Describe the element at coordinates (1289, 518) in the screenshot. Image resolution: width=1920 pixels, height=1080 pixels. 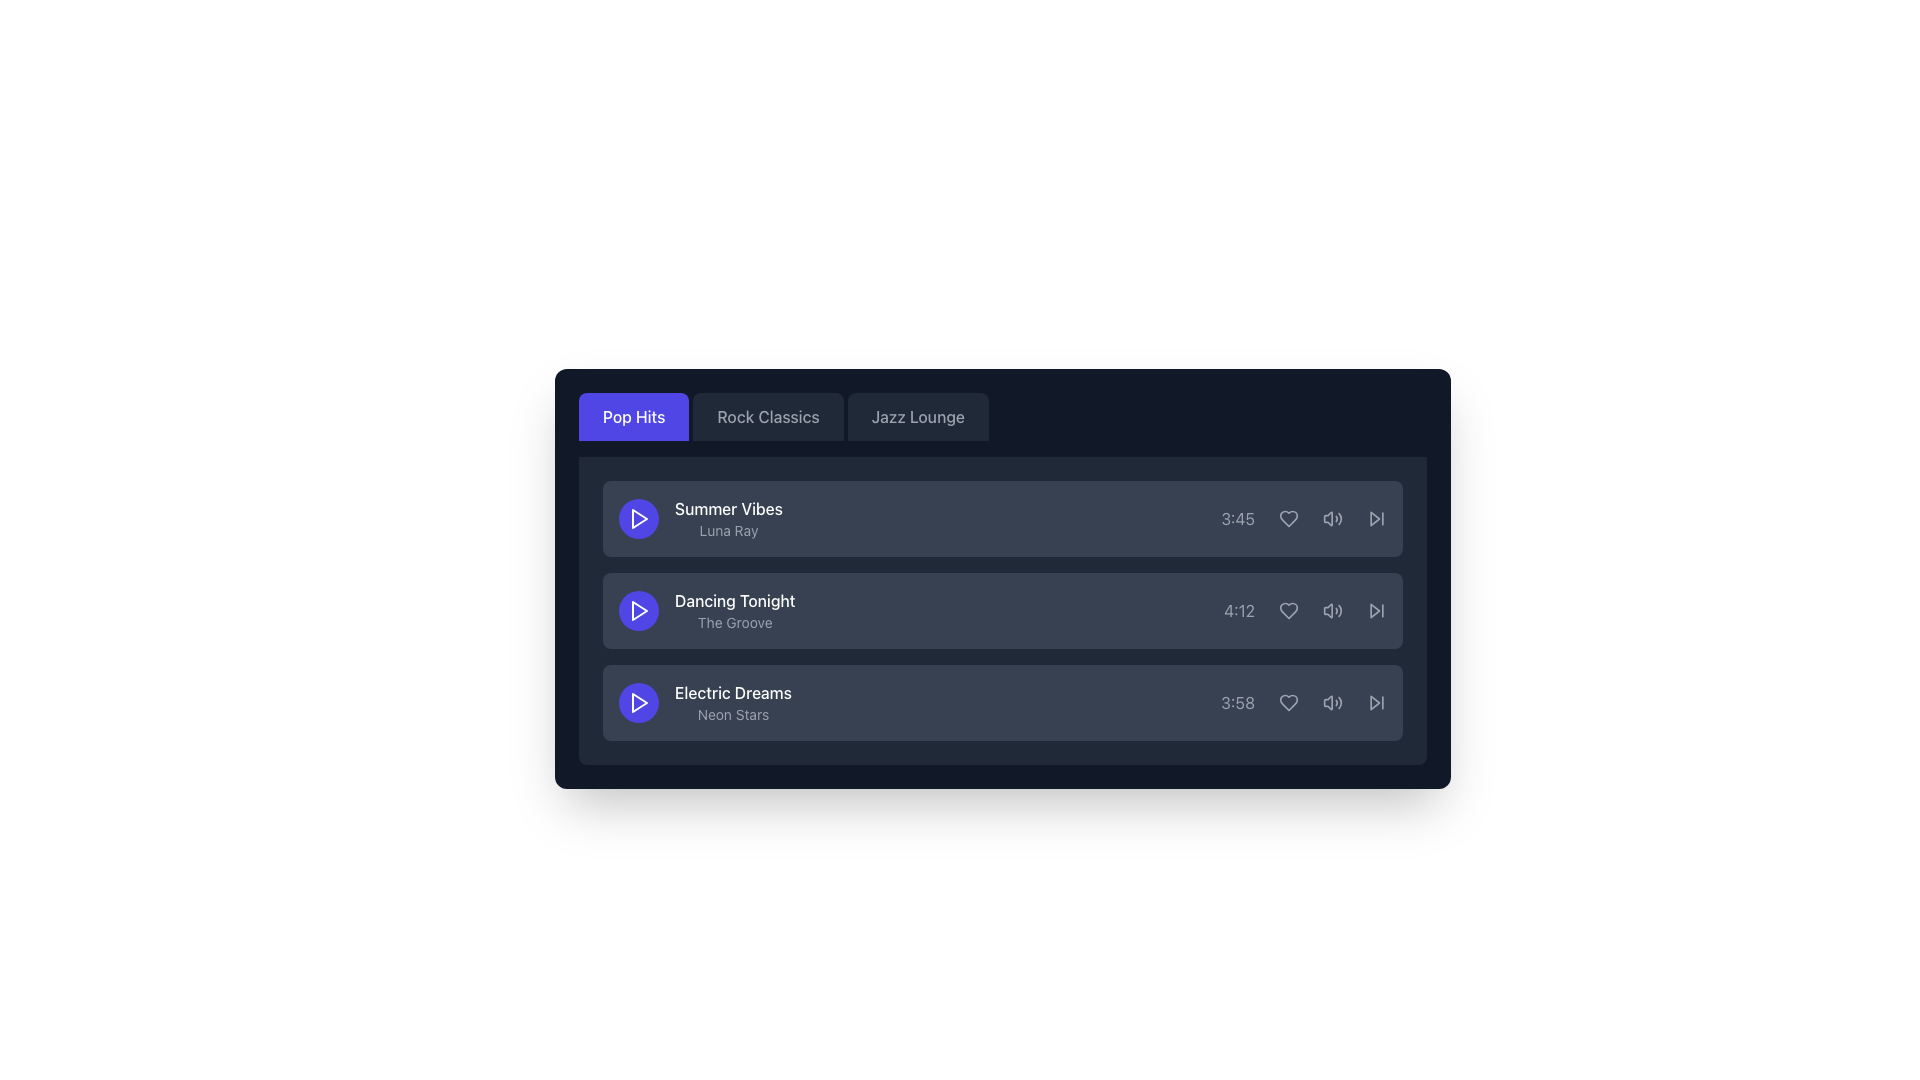
I see `the heart-shaped 'like' button outlined in gray, located to the right of the time '3:45' and slightly left of the sound icon in the 'Summer Vibes' playlist interface` at that location.